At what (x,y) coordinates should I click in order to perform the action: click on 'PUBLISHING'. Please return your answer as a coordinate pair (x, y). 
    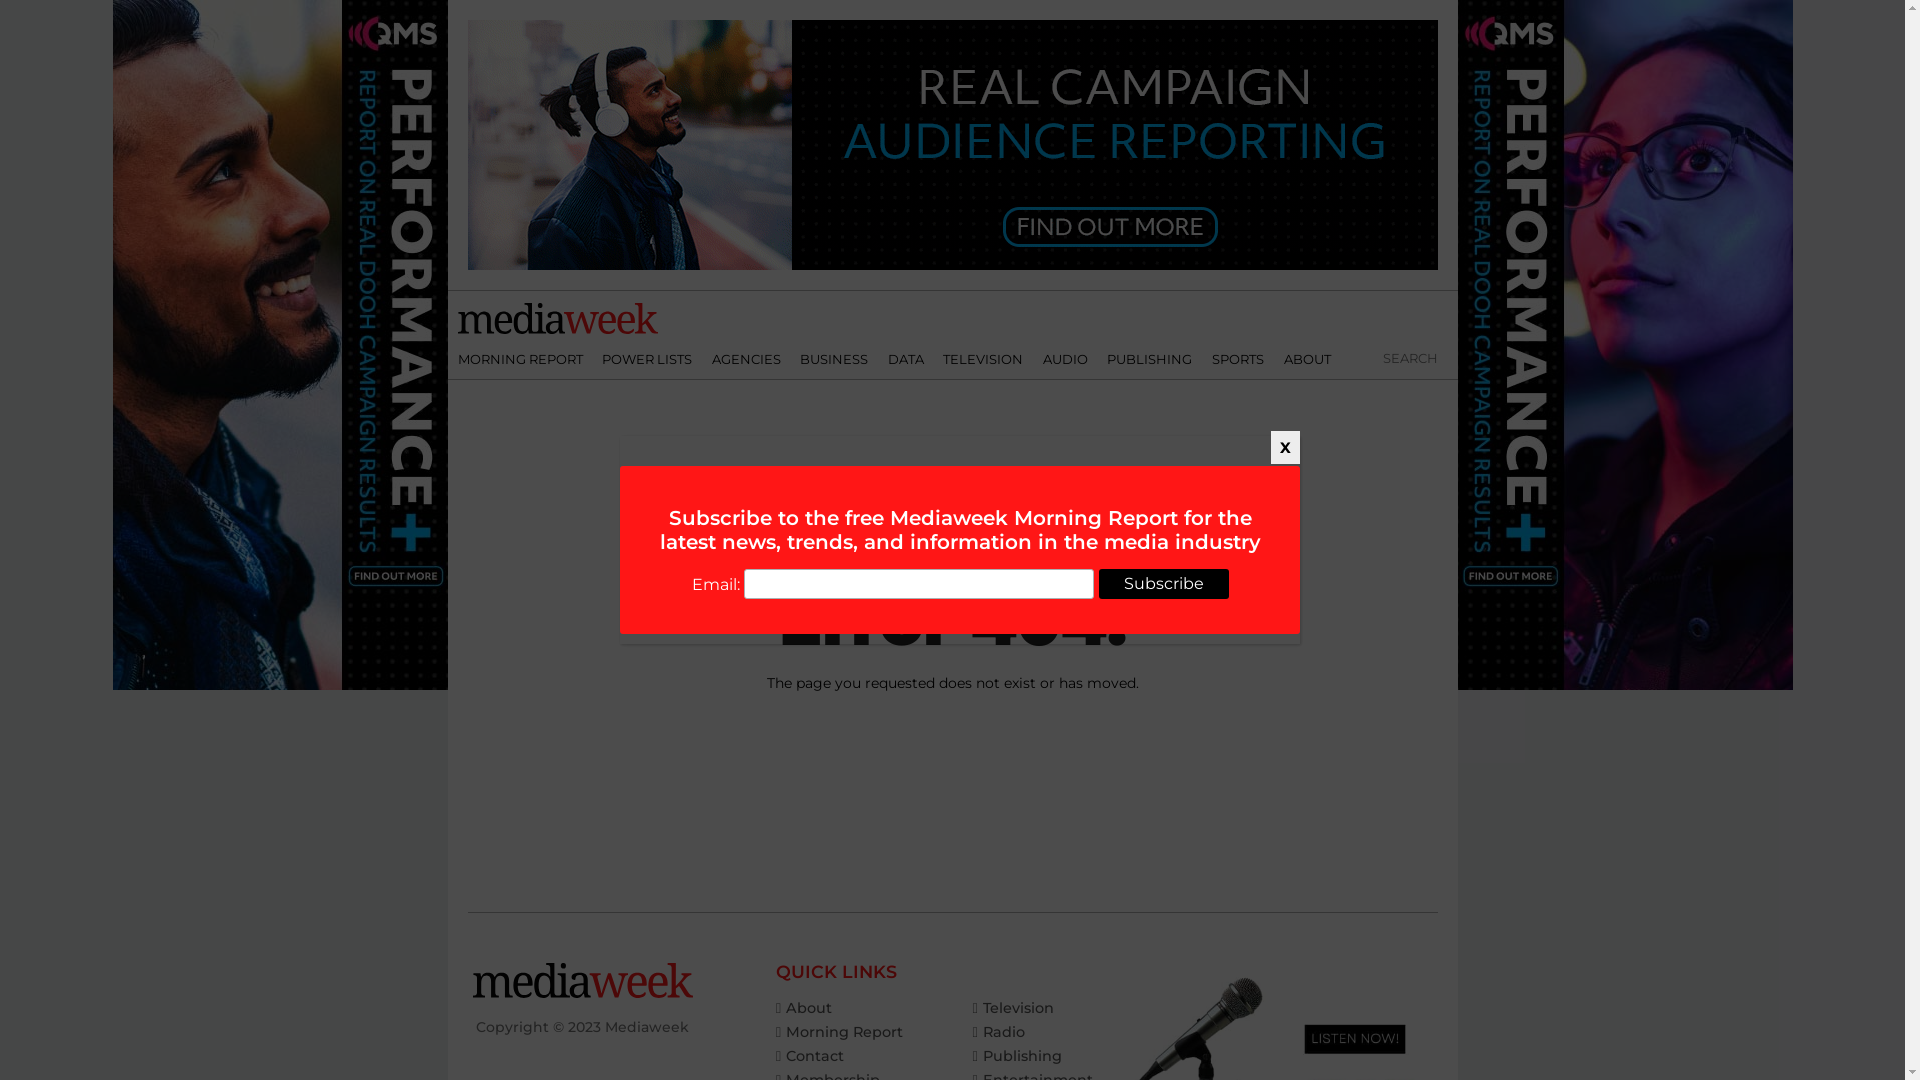
    Looking at the image, I should click on (1150, 357).